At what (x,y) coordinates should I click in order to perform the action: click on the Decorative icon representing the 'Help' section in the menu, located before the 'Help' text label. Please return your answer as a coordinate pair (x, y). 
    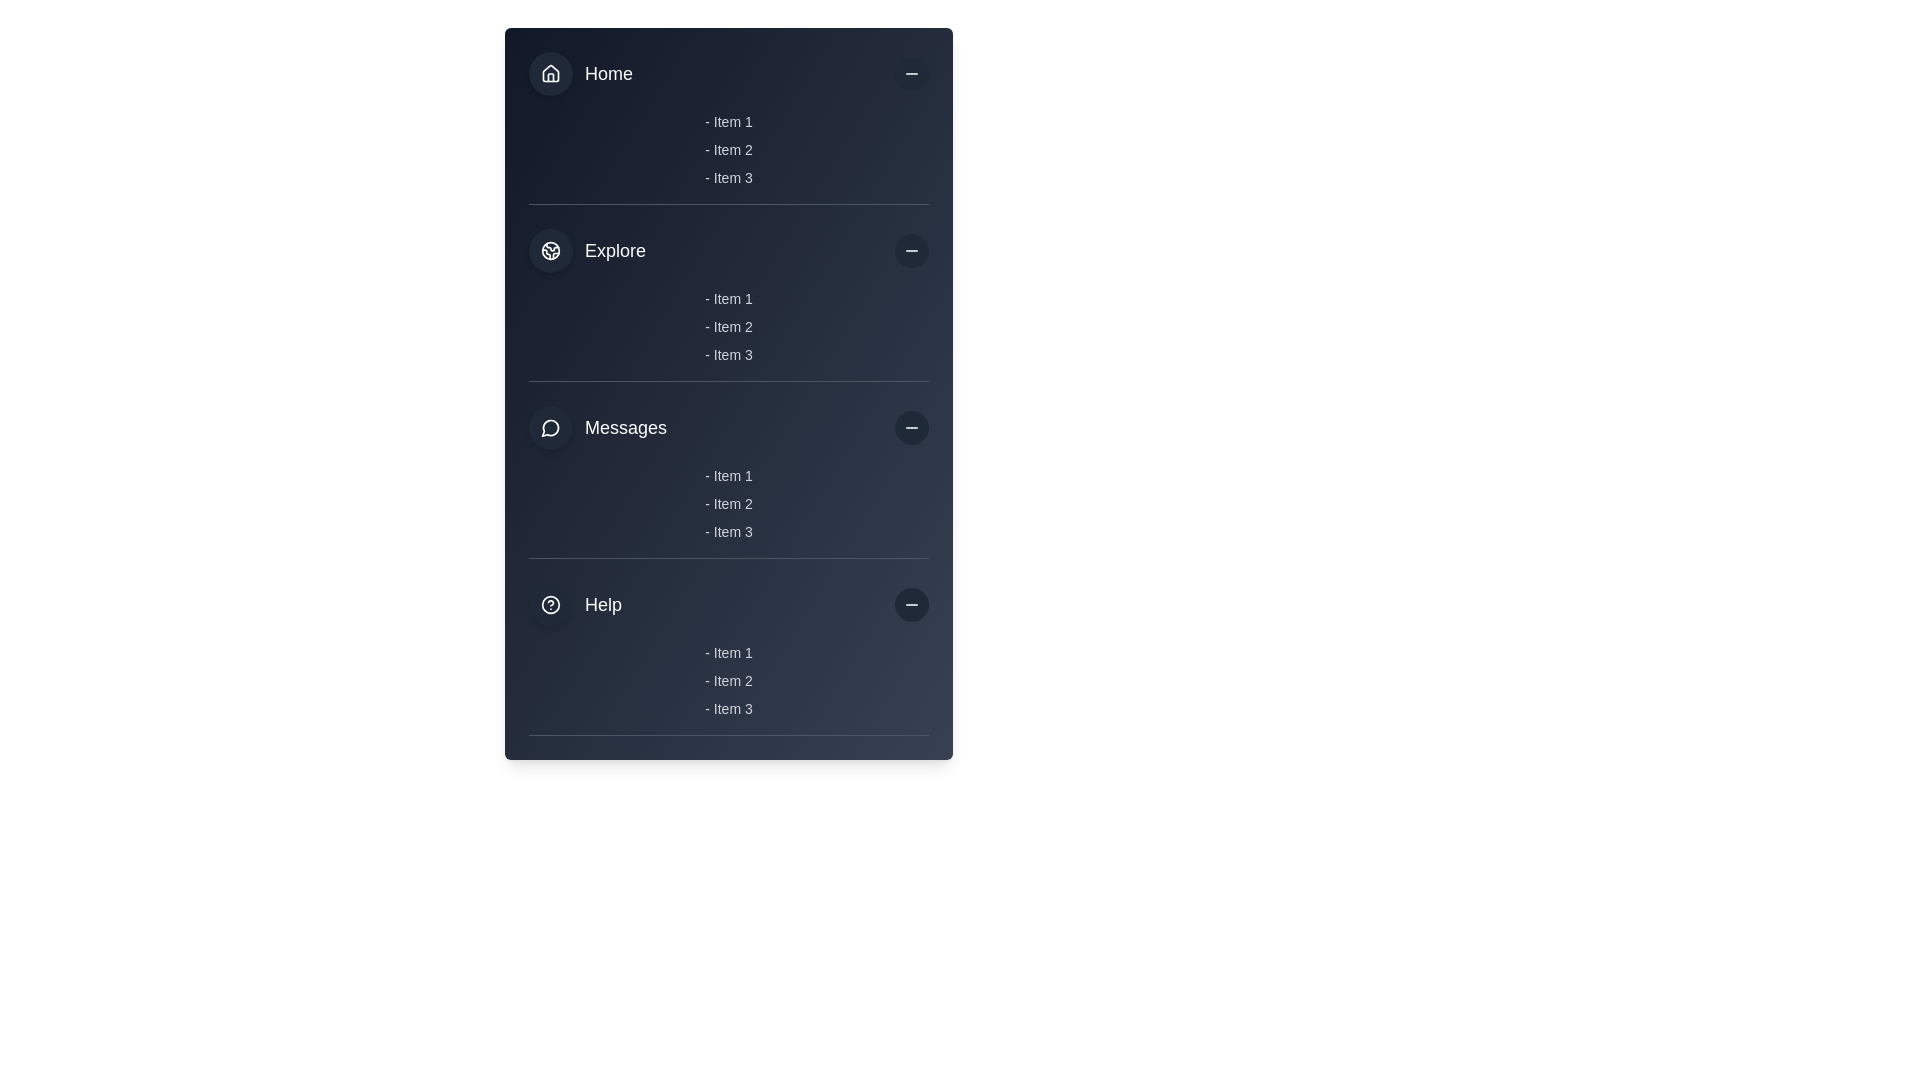
    Looking at the image, I should click on (551, 604).